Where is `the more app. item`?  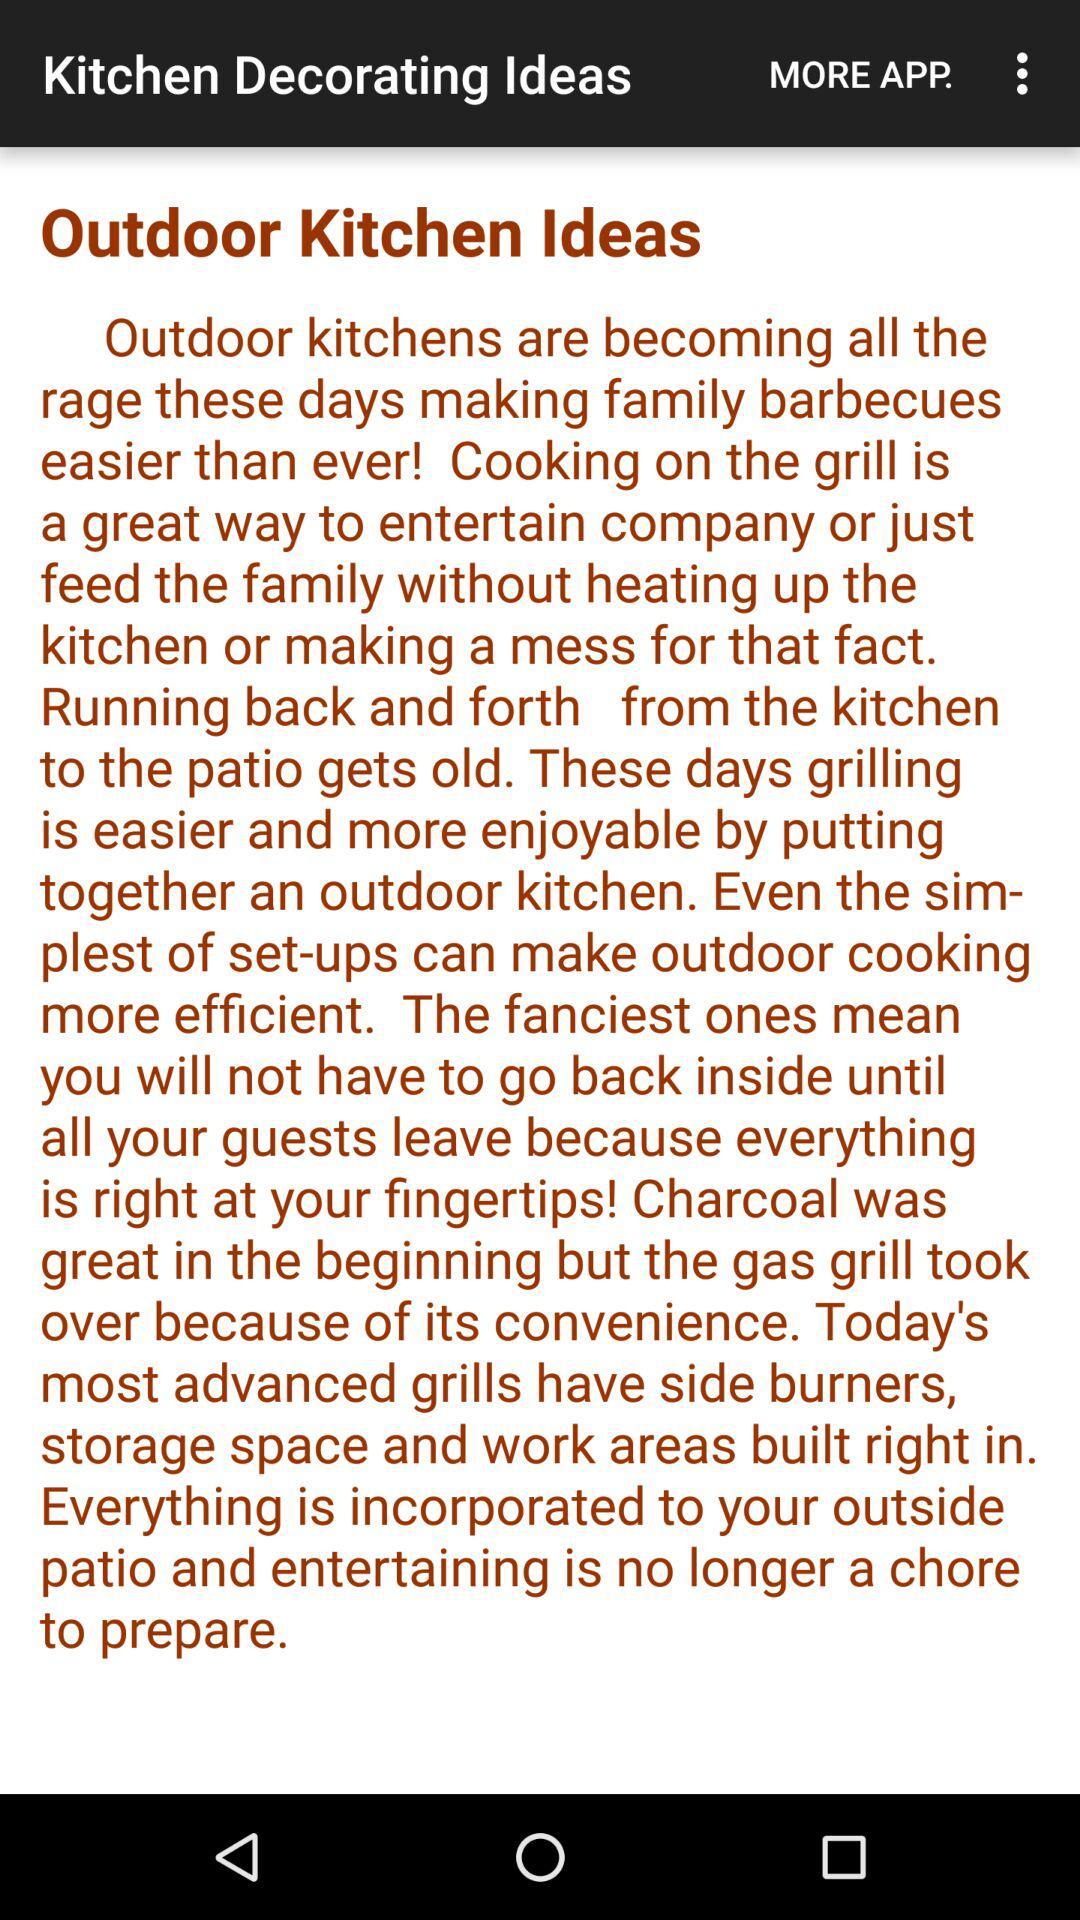 the more app. item is located at coordinates (860, 73).